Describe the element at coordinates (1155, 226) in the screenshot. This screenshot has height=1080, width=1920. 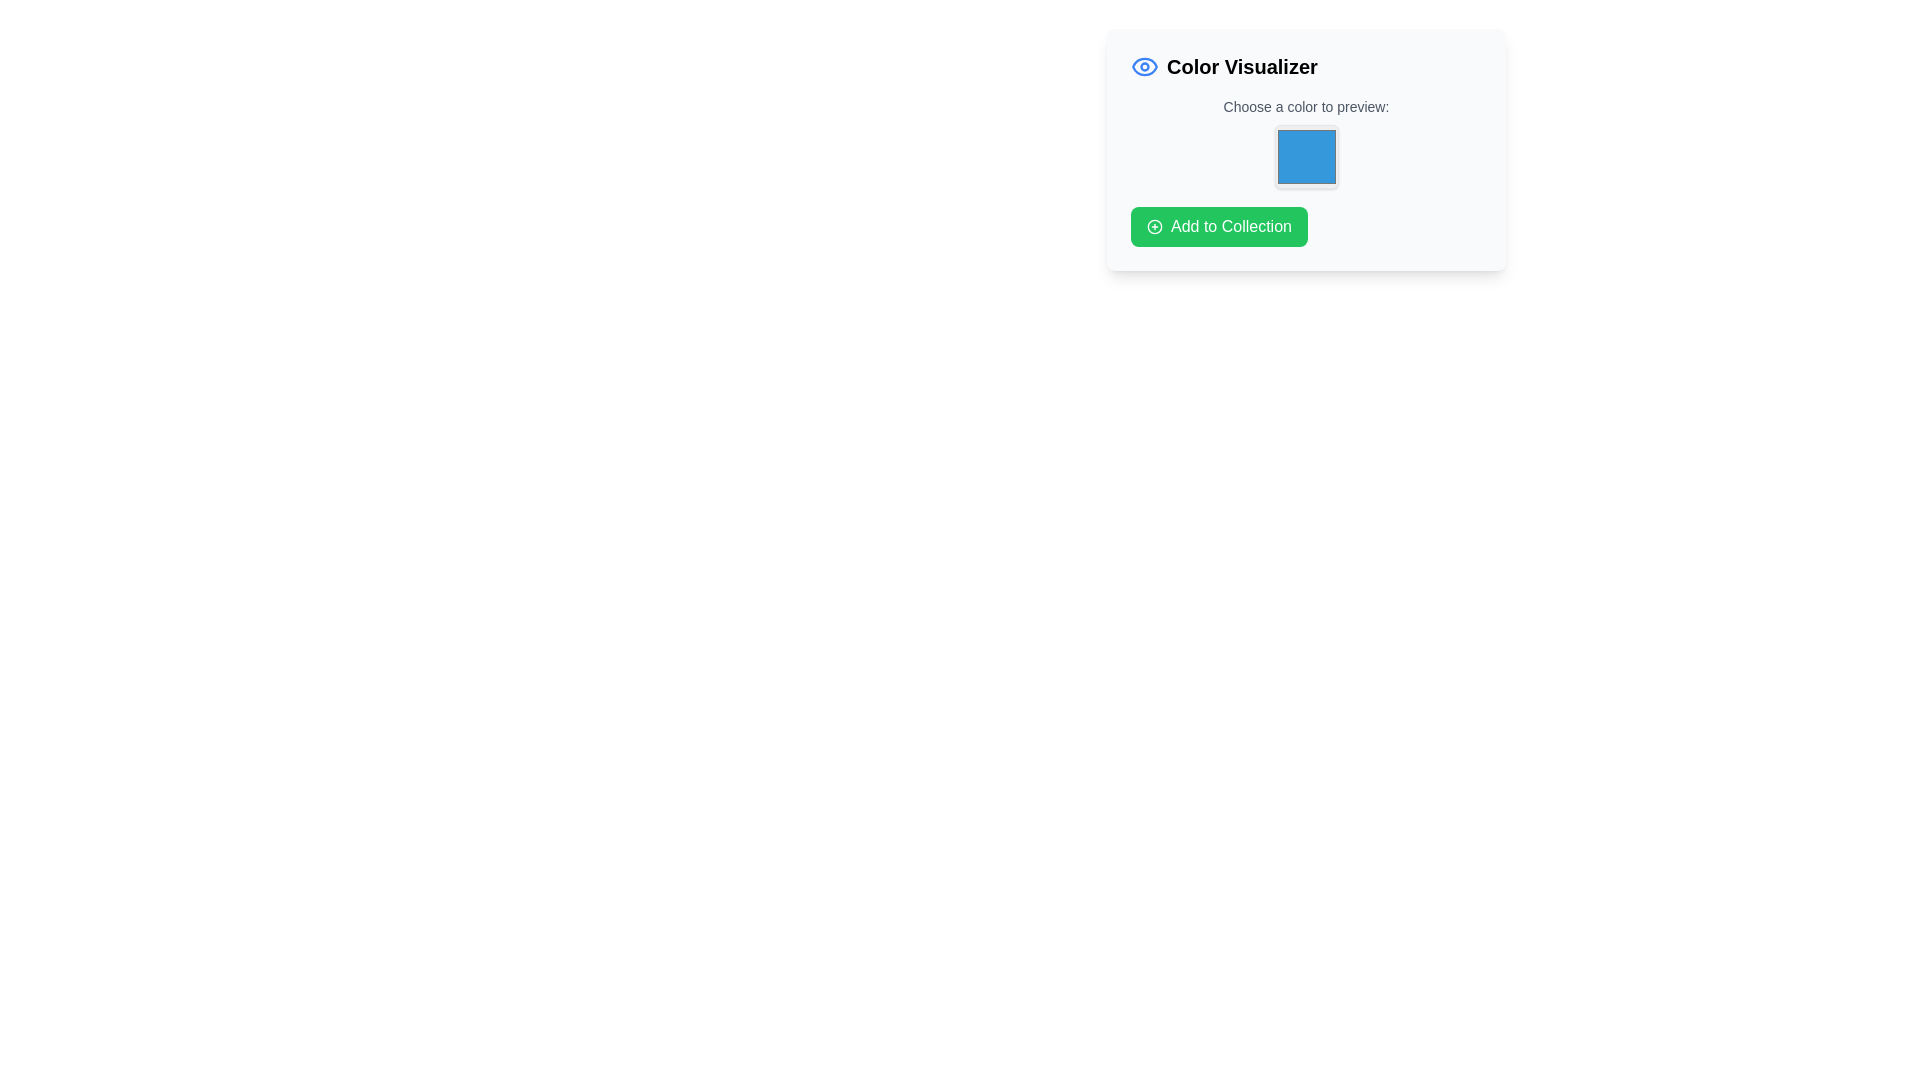
I see `the circular green icon with a plus symbol located to the left of the 'Add to Collection' label` at that location.